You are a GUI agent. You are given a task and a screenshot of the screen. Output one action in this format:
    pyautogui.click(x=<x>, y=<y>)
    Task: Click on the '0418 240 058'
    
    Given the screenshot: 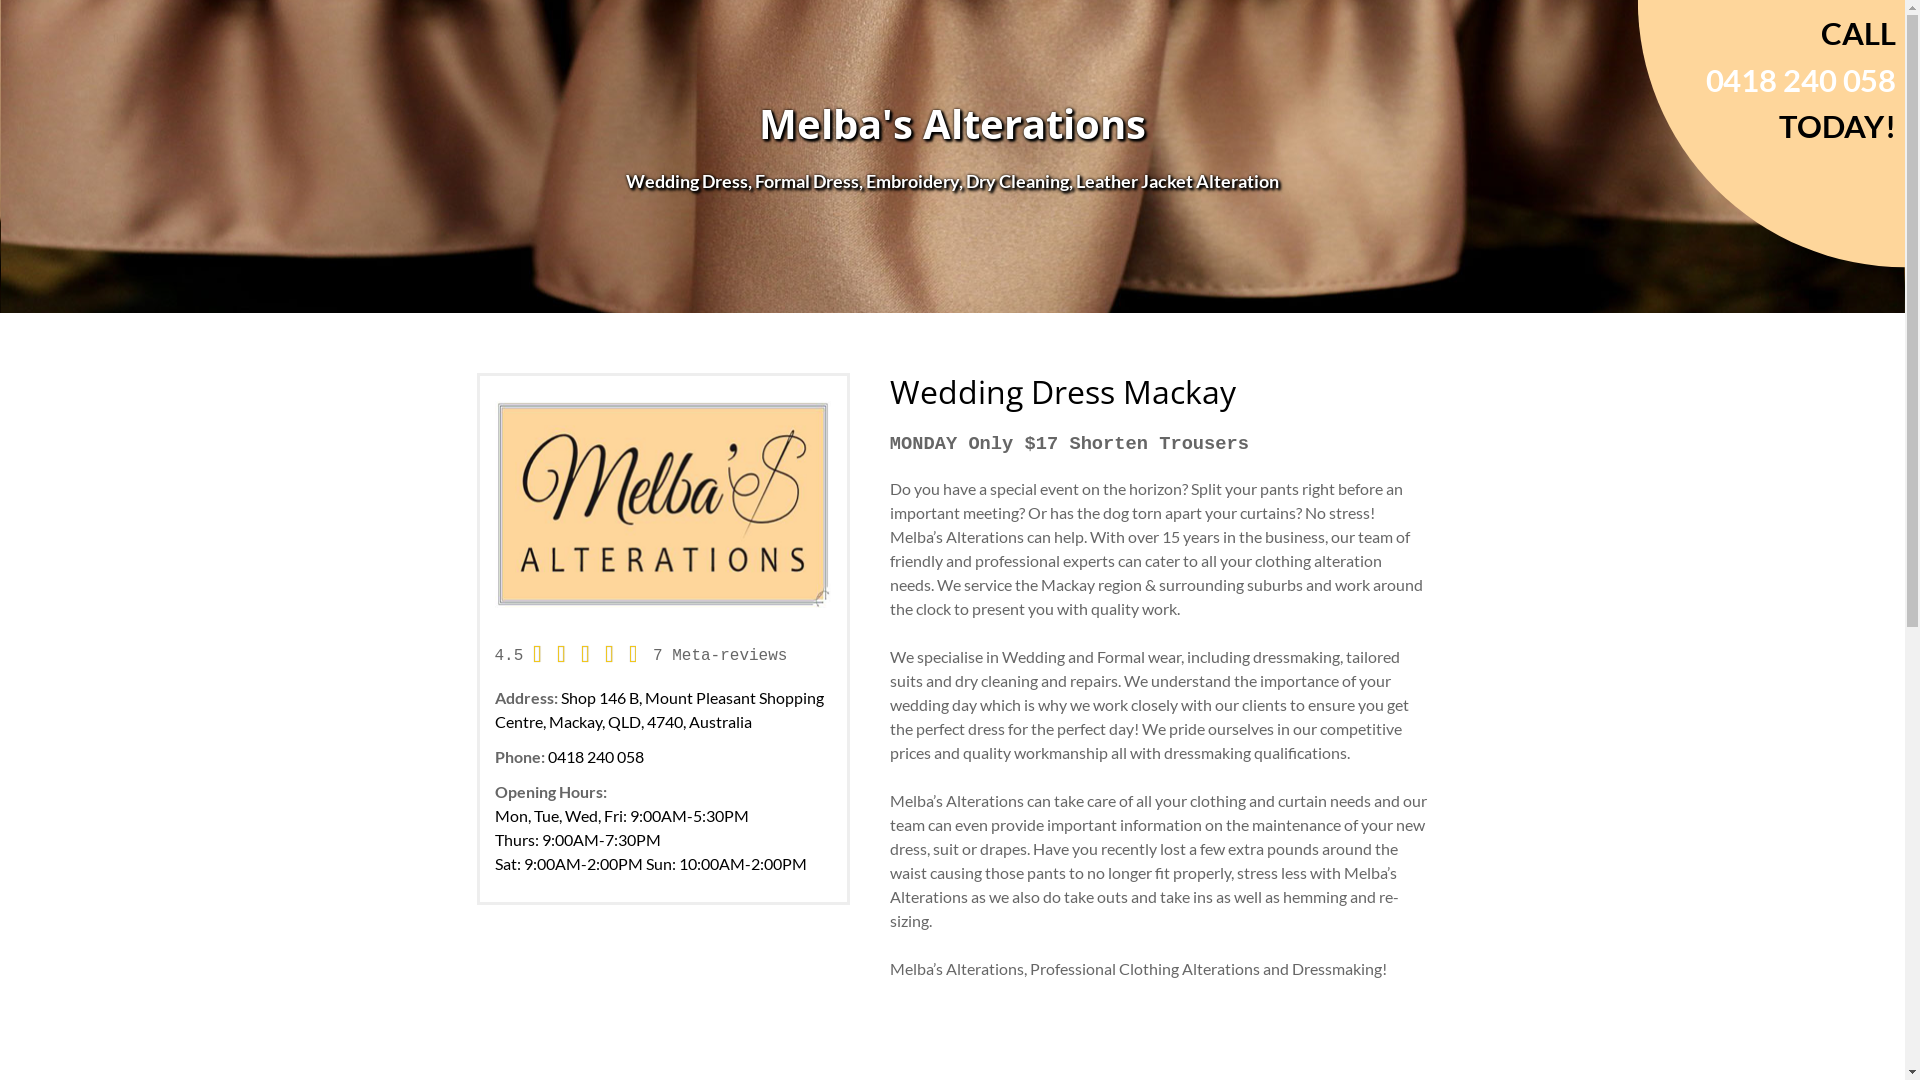 What is the action you would take?
    pyautogui.click(x=594, y=756)
    